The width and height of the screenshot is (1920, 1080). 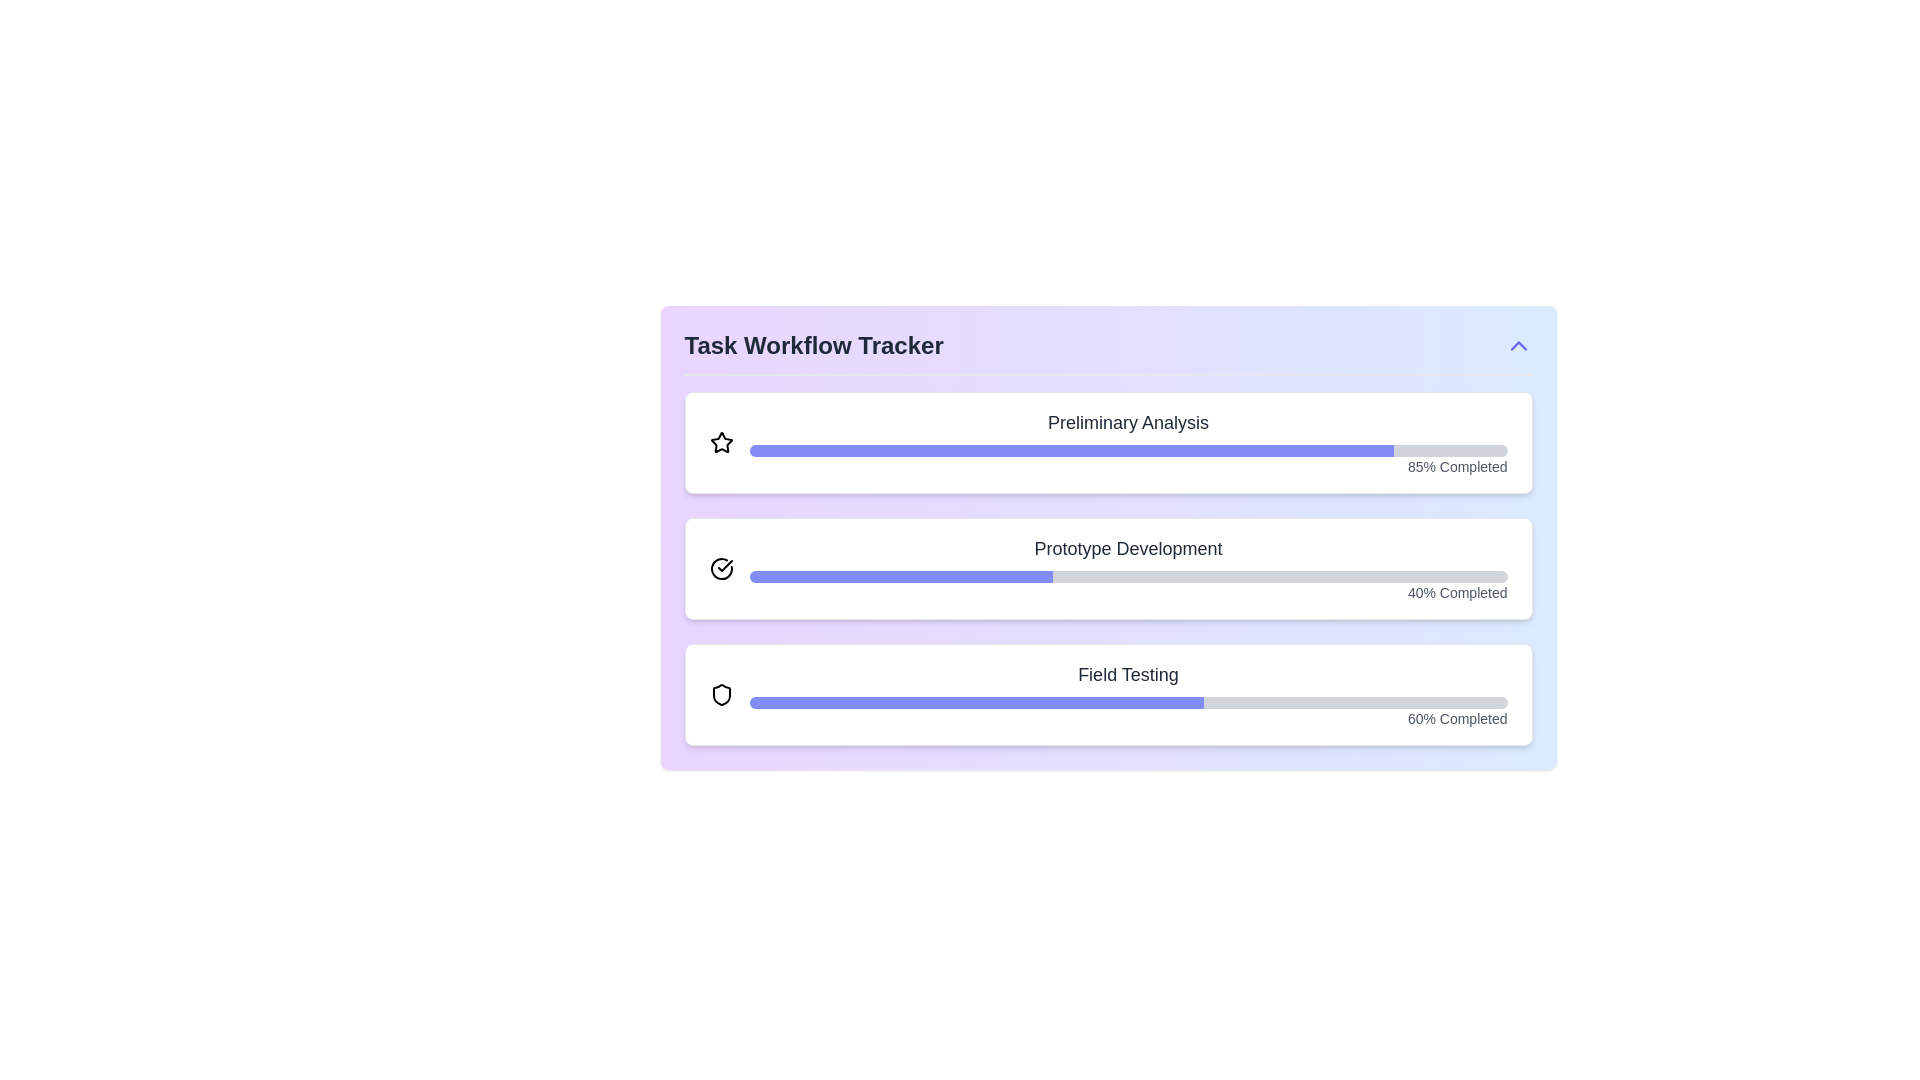 I want to click on the Text Label indicating 'Preliminary Analysis', which serves as the title for the associated card in the task workflow tracker interface, so click(x=1128, y=422).